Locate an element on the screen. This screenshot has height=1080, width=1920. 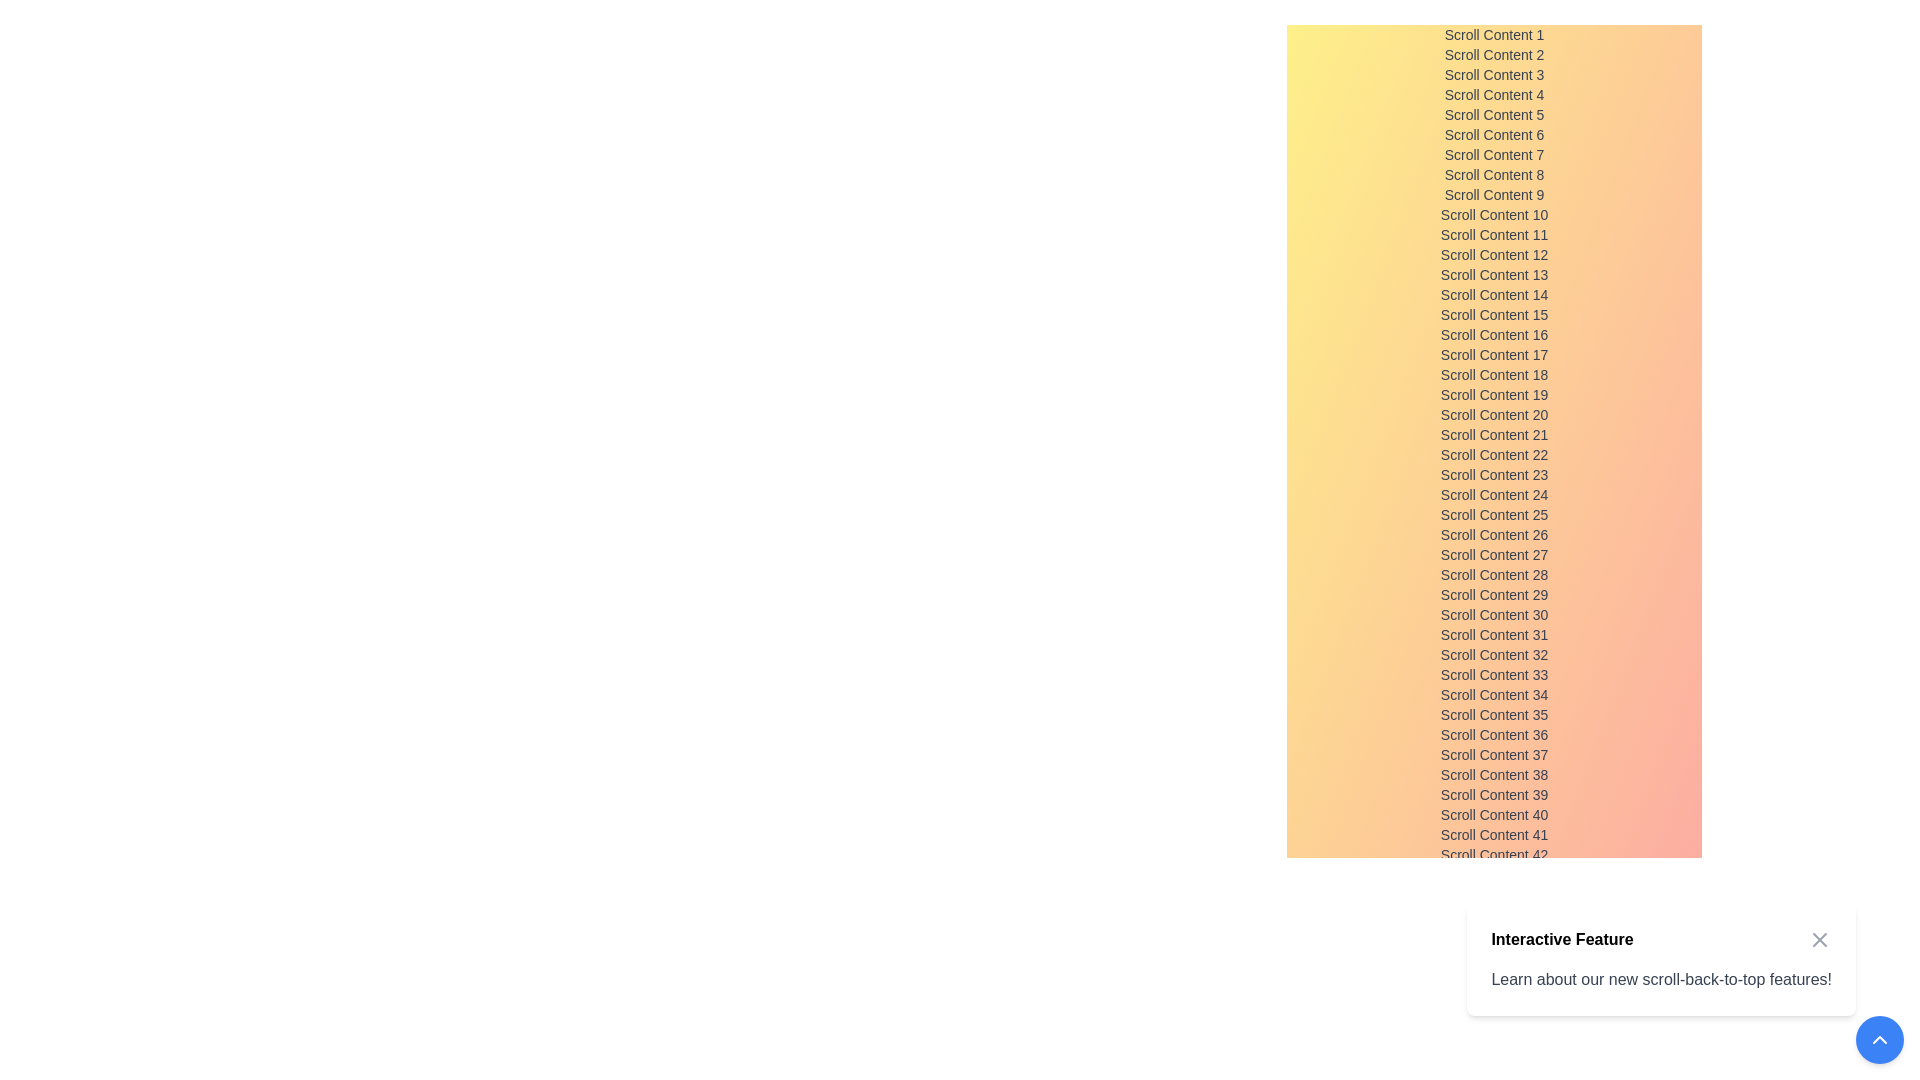
the text label displaying 'Scroll Content 37', which is the 37th item in a vertically scrollable list of similar labels is located at coordinates (1494, 755).